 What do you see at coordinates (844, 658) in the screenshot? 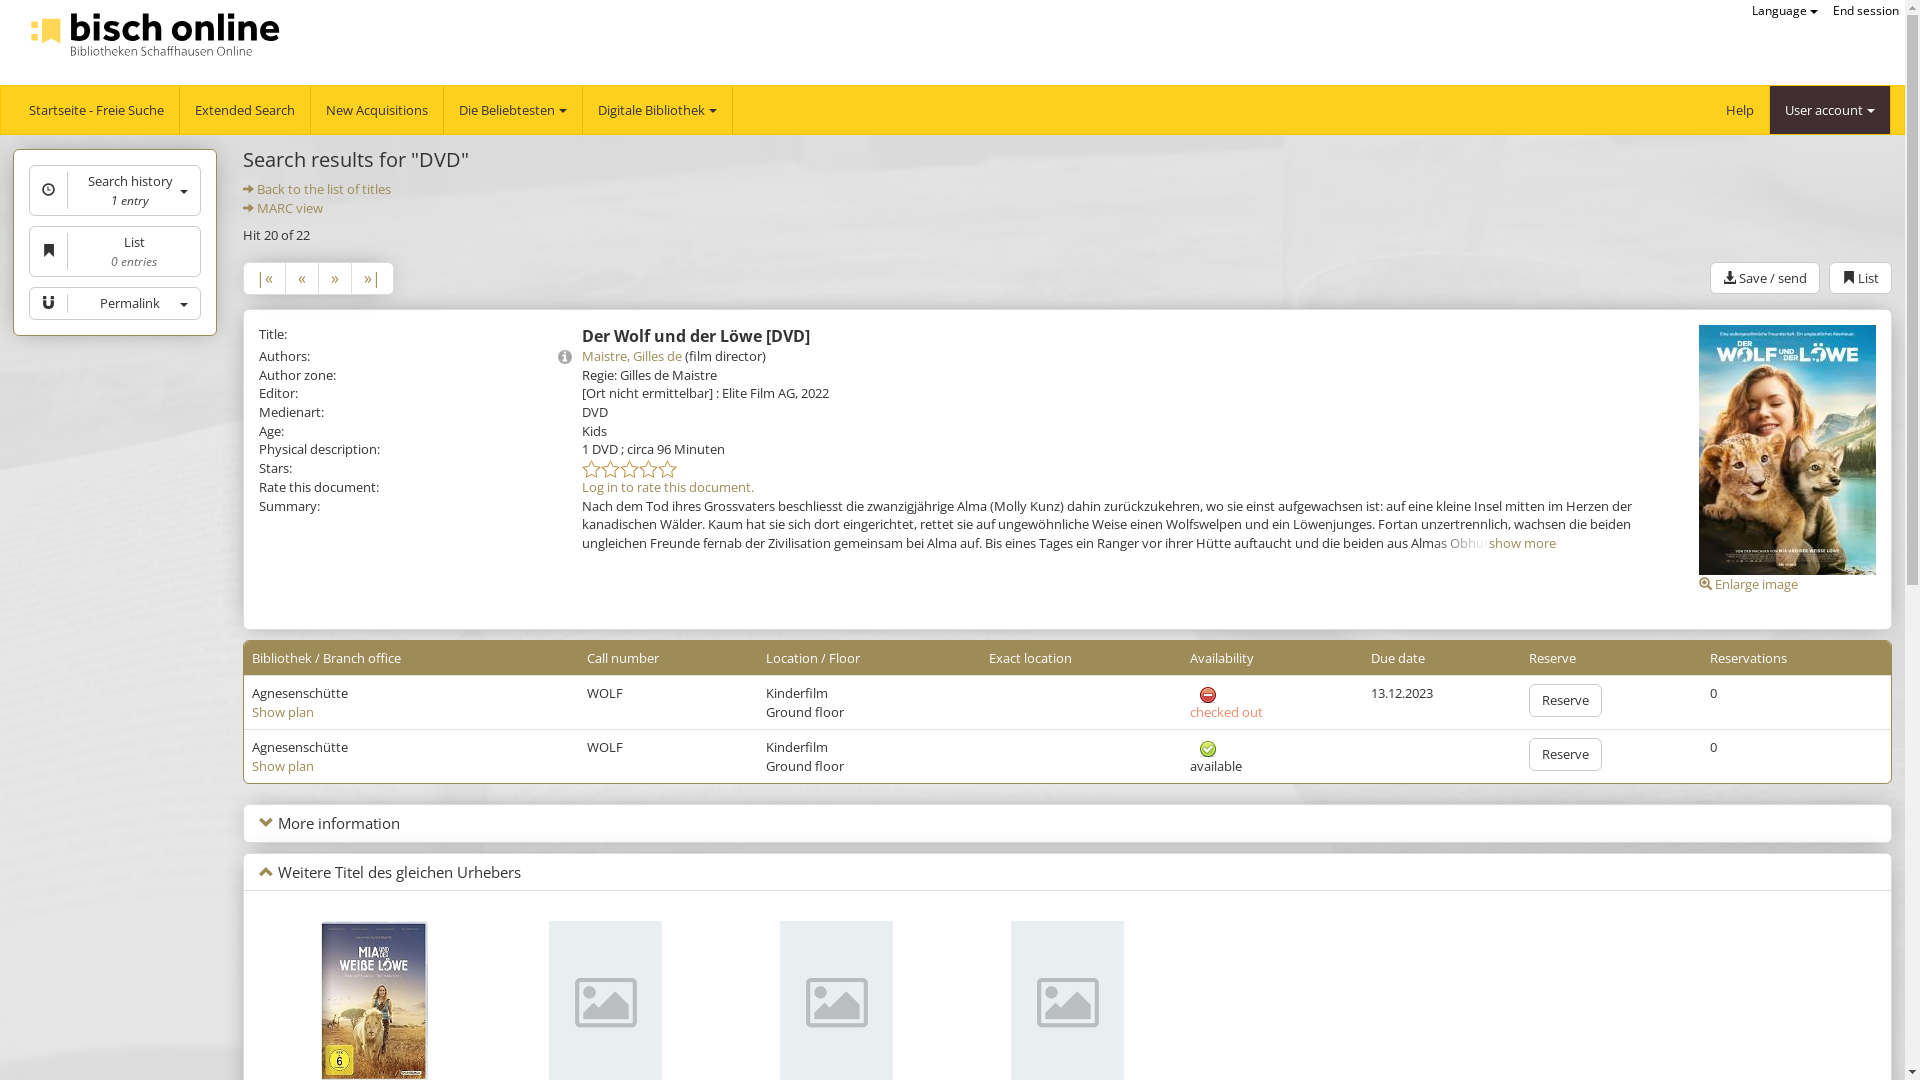
I see `'Floor'` at bounding box center [844, 658].